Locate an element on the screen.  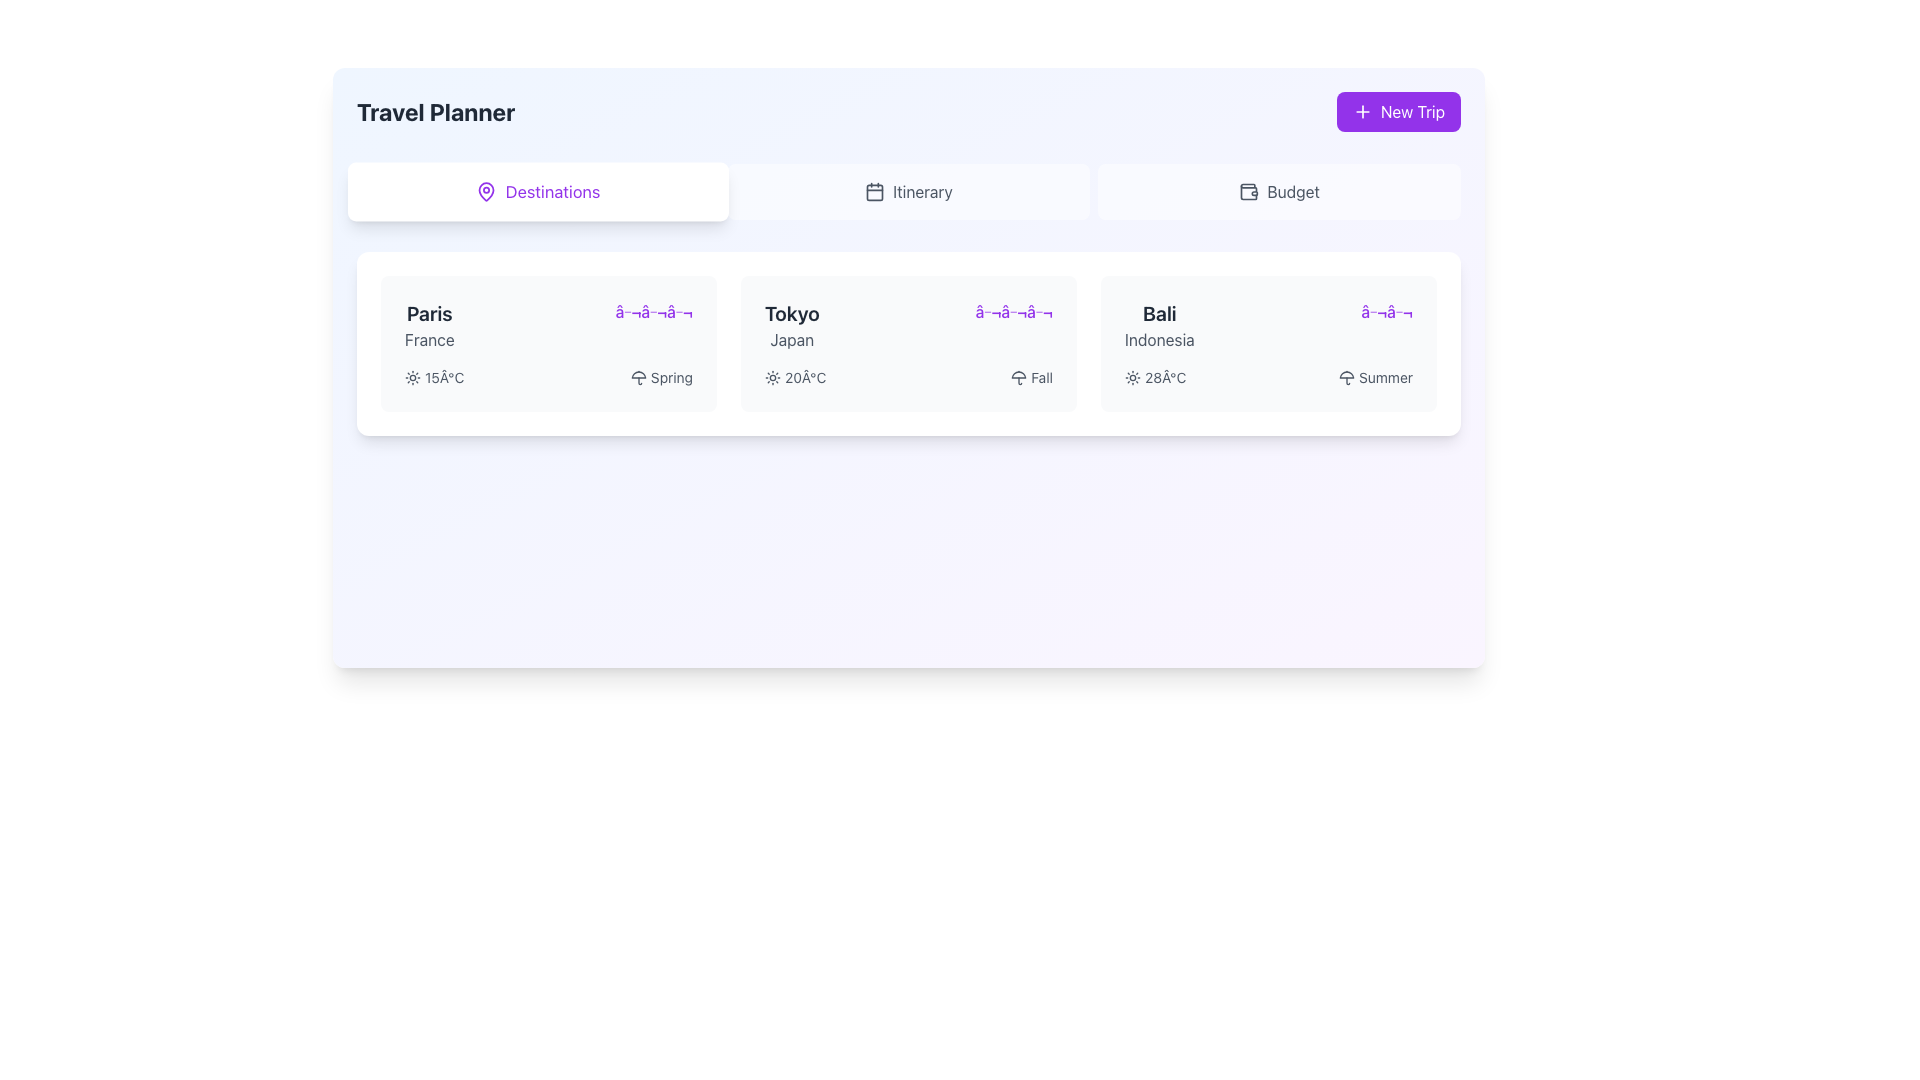
the 'New Trip' button with a purple background and white text is located at coordinates (1397, 111).